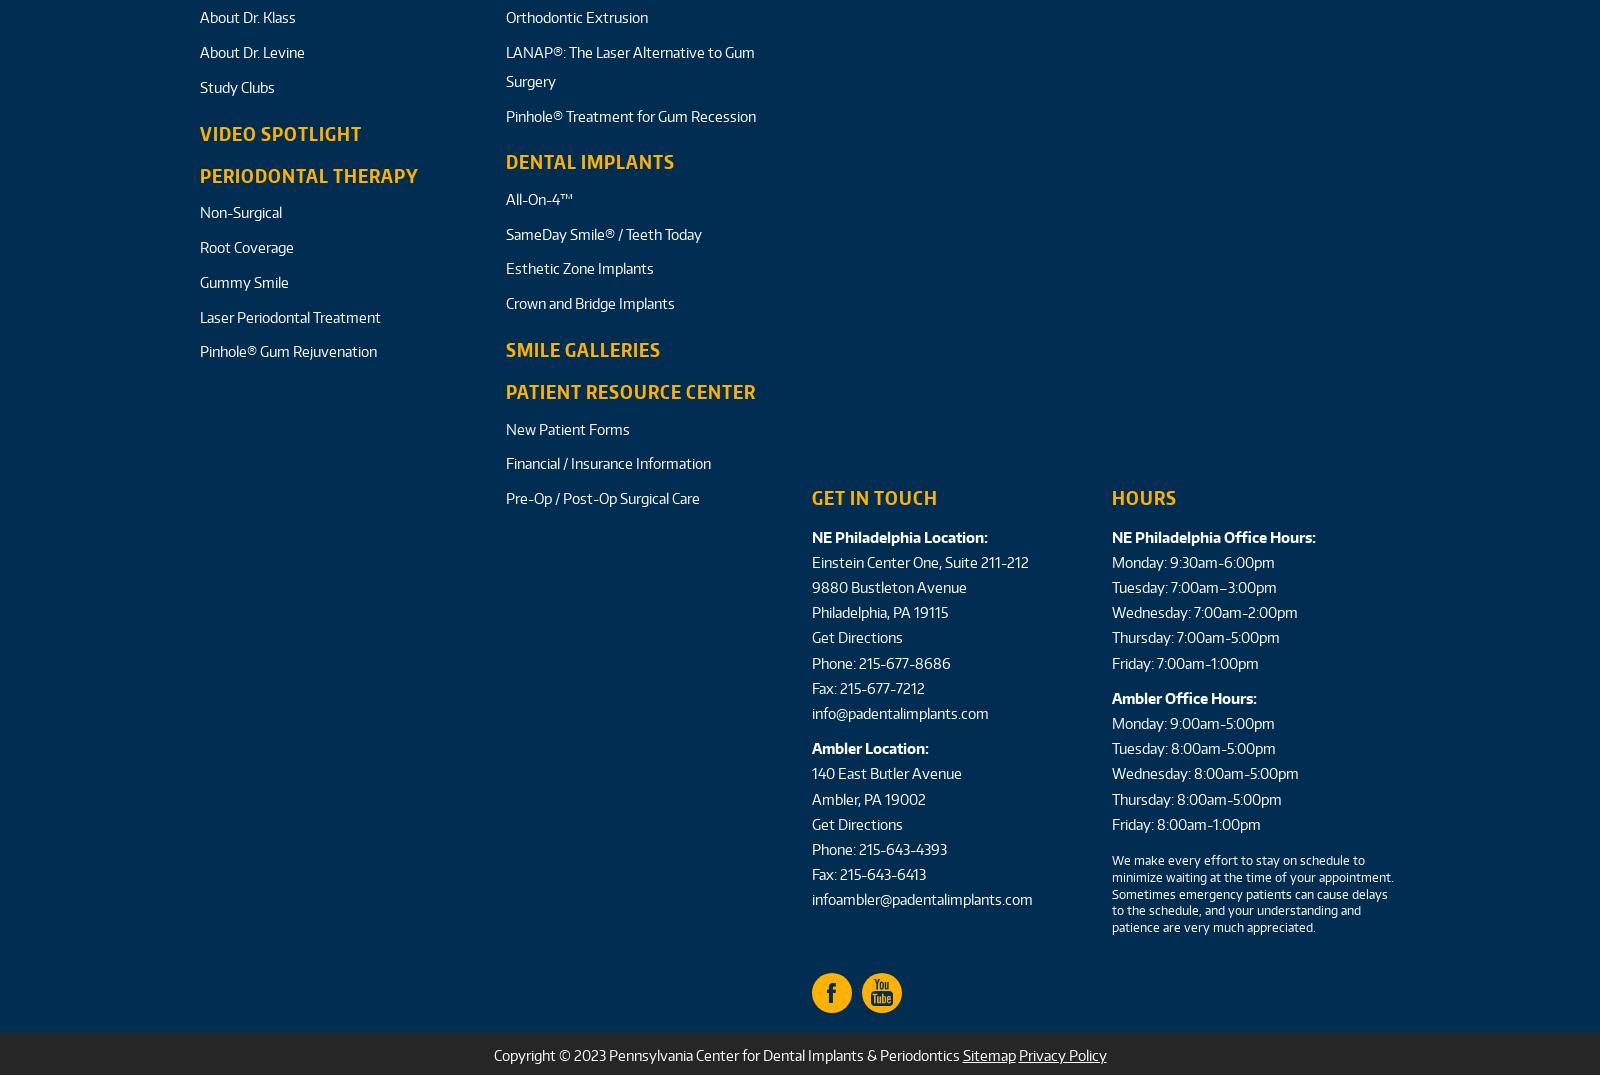 Image resolution: width=1600 pixels, height=1075 pixels. Describe the element at coordinates (199, 315) in the screenshot. I see `'Laser Periodontal Treatment'` at that location.